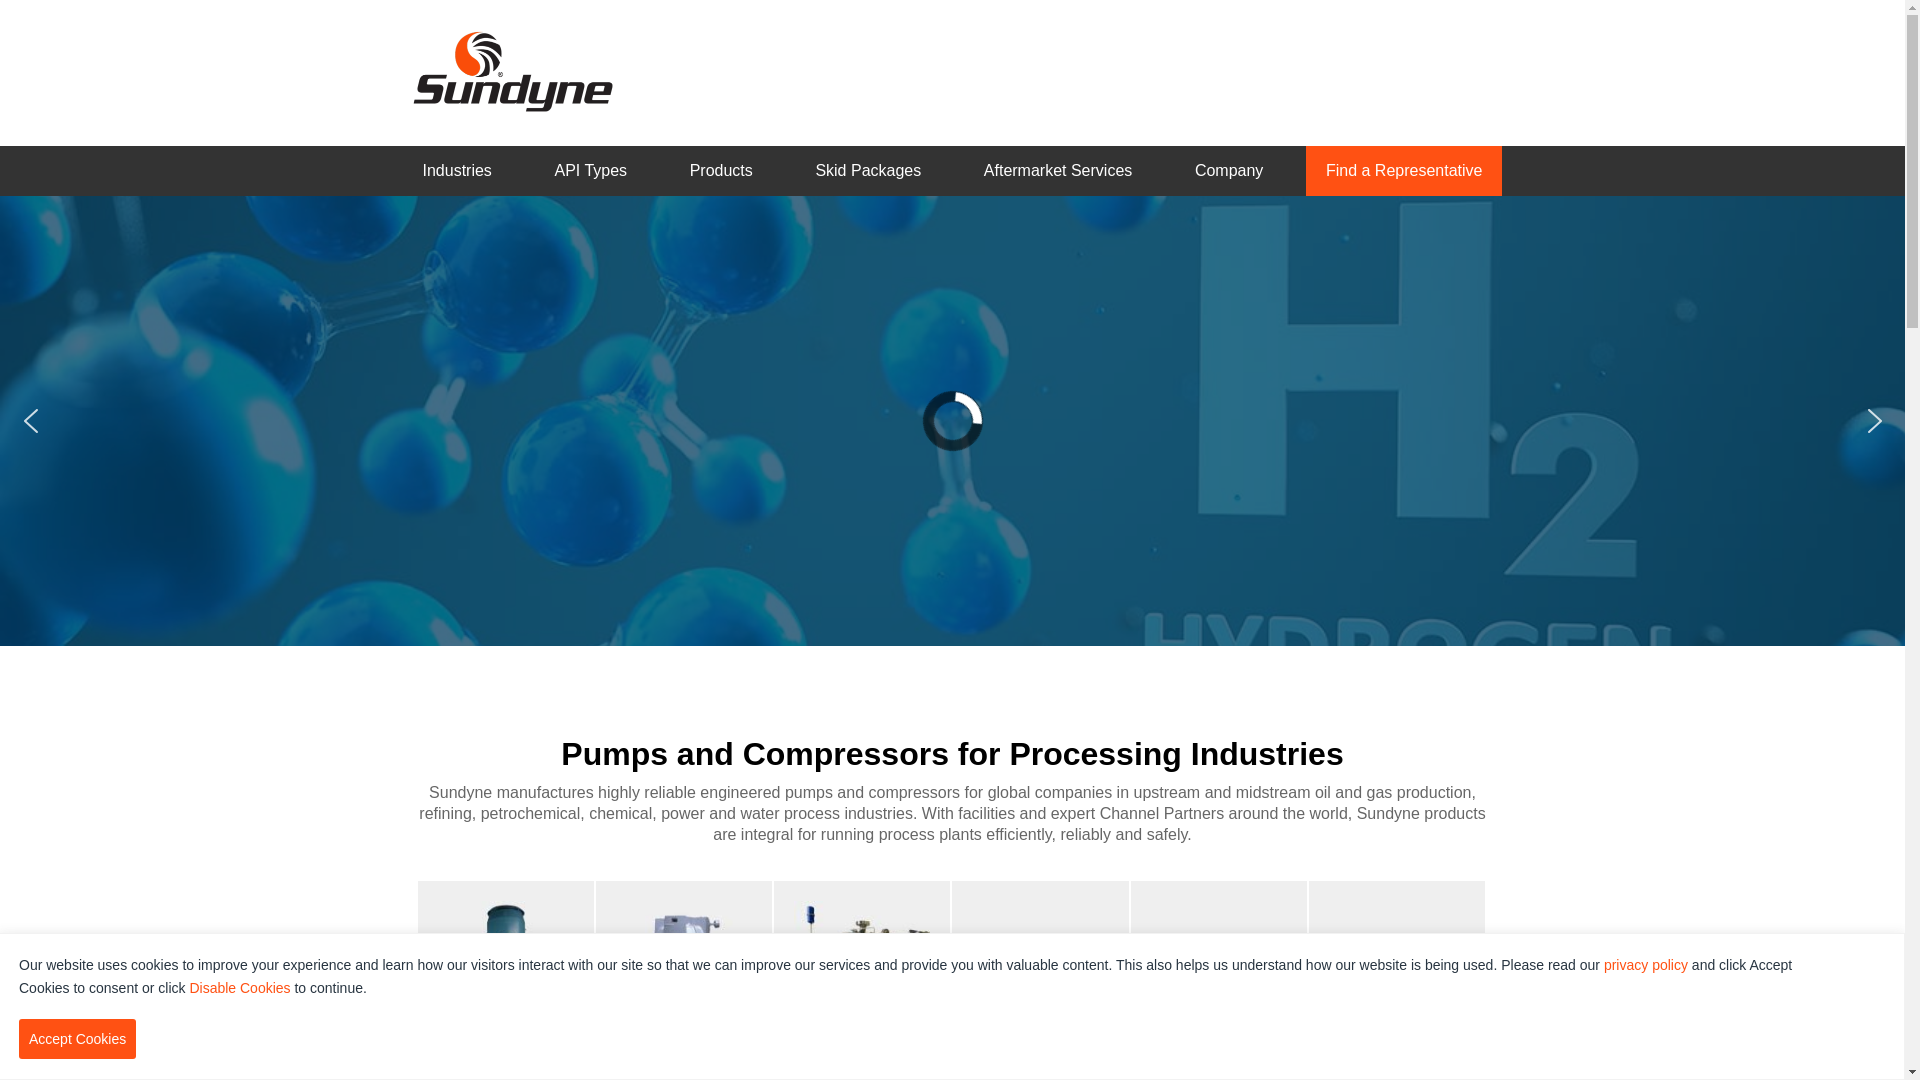 The image size is (1920, 1080). I want to click on 'Products', so click(720, 170).